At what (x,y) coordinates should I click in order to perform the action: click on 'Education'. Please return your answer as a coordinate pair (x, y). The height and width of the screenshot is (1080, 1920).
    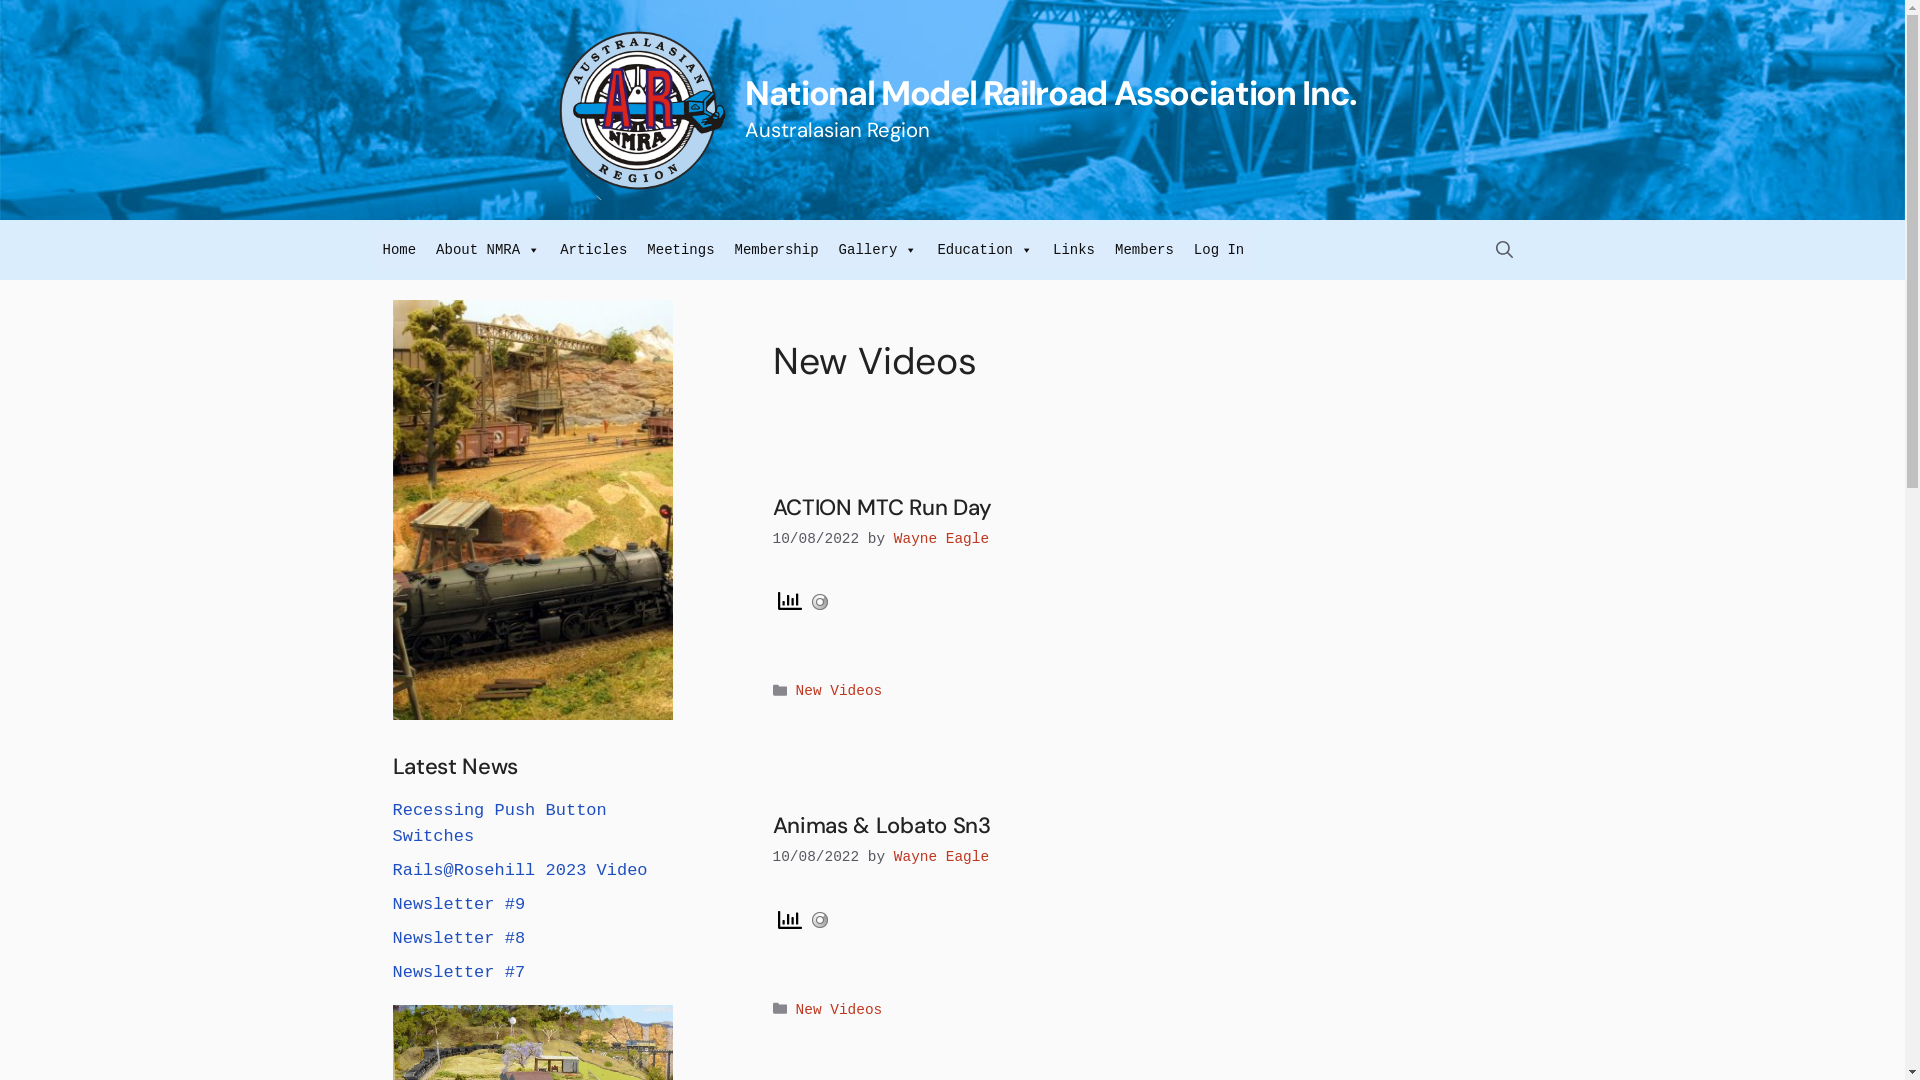
    Looking at the image, I should click on (984, 249).